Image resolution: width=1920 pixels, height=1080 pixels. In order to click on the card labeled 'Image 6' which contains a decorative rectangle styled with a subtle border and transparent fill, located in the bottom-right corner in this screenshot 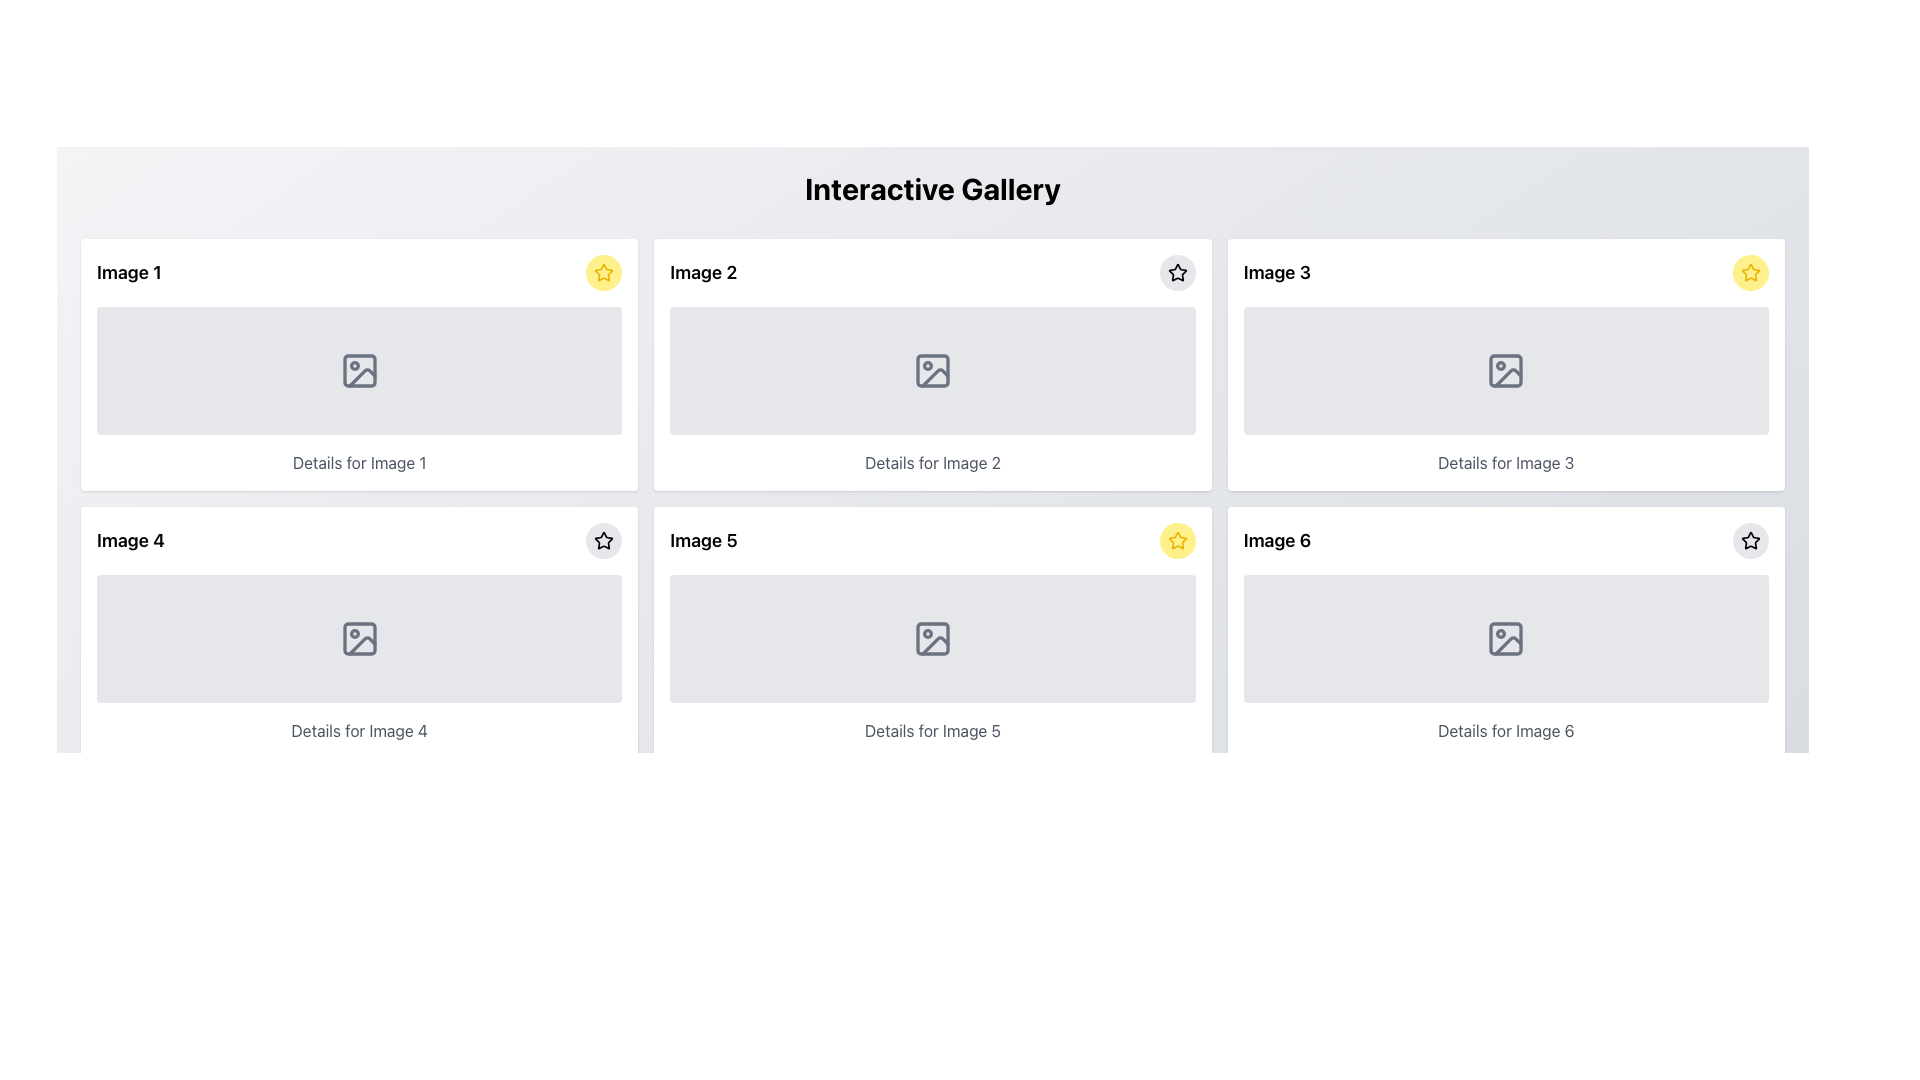, I will do `click(1506, 639)`.